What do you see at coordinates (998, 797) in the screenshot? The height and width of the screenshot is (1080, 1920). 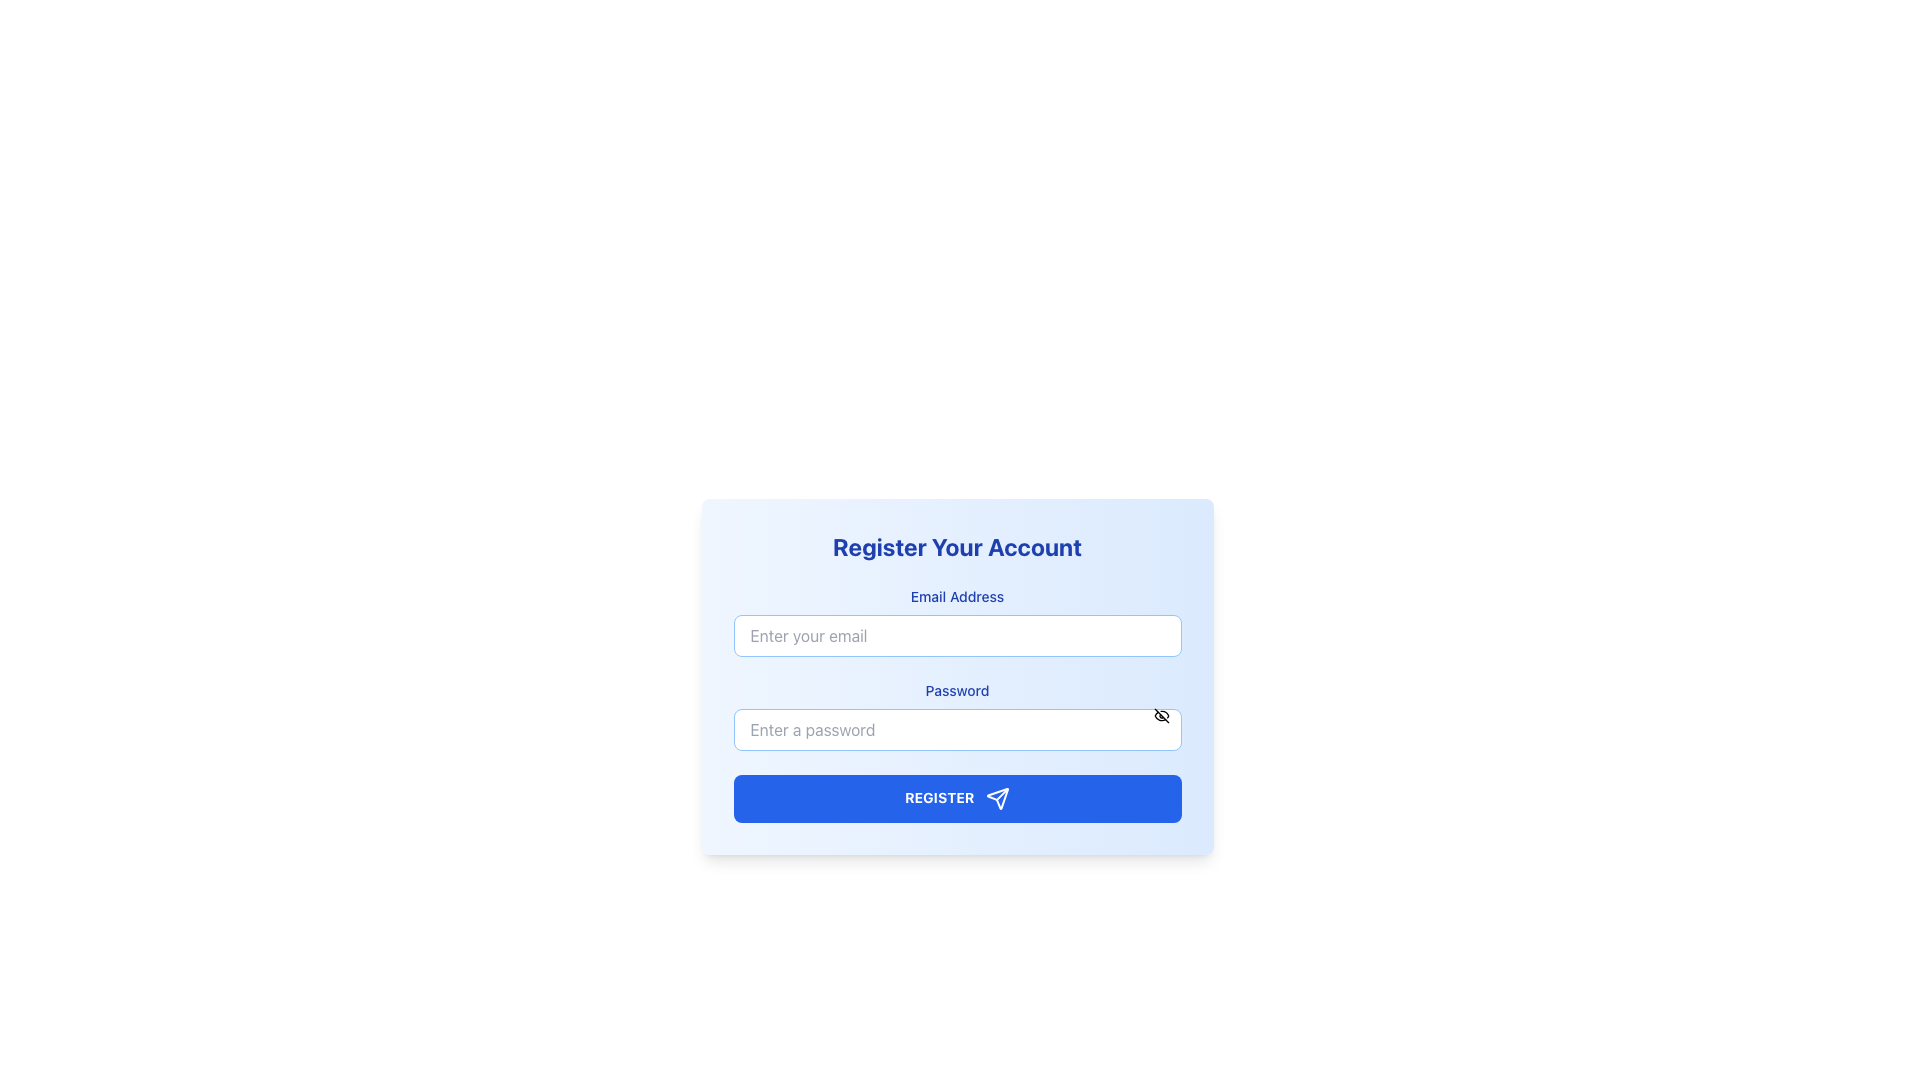 I see `the paper plane icon with a blue stroke located to the right of the 'REGISTER' button to interact with the button action` at bounding box center [998, 797].